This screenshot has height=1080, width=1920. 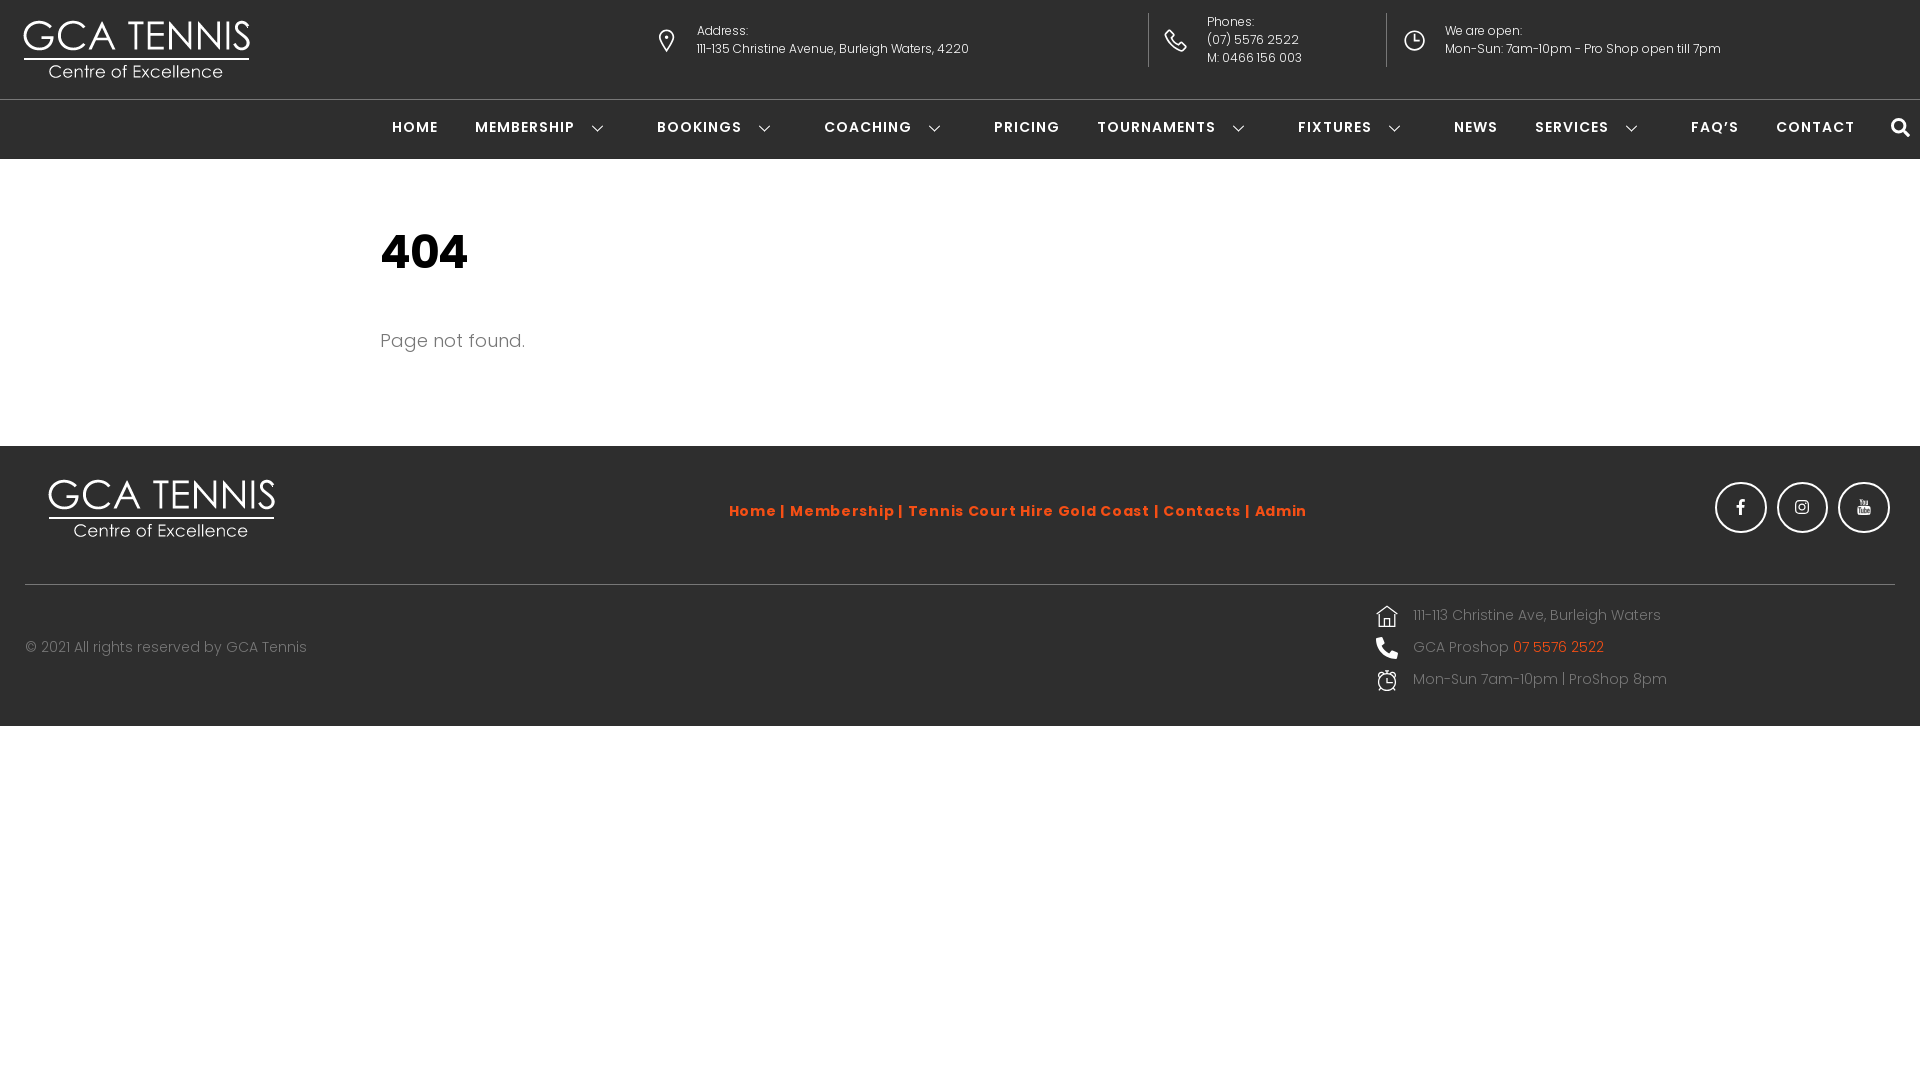 What do you see at coordinates (657, 127) in the screenshot?
I see `'BOOKINGS'` at bounding box center [657, 127].